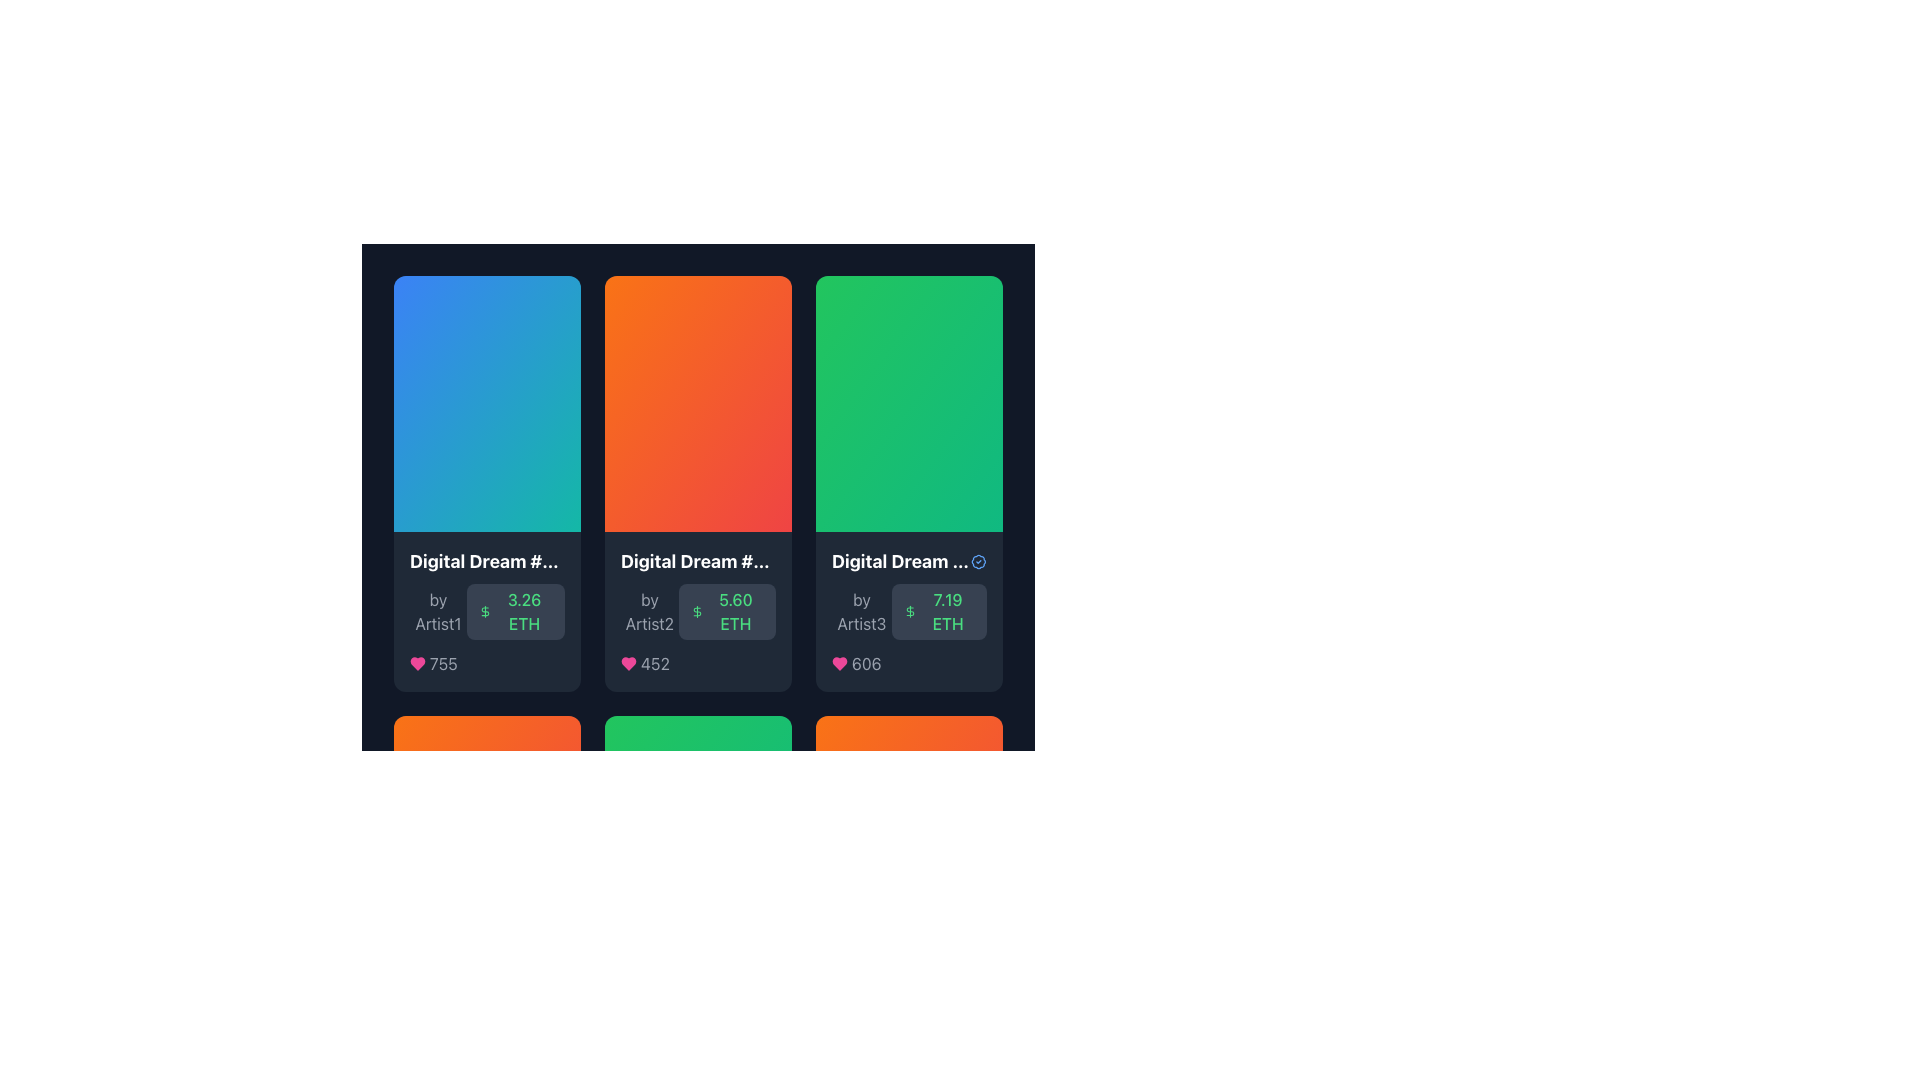 The width and height of the screenshot is (1920, 1080). Describe the element at coordinates (557, 1002) in the screenshot. I see `the verification badge icon with a checkmark, styled in blue, located next to the text 'Digital Dream #1906' by clicking on it` at that location.